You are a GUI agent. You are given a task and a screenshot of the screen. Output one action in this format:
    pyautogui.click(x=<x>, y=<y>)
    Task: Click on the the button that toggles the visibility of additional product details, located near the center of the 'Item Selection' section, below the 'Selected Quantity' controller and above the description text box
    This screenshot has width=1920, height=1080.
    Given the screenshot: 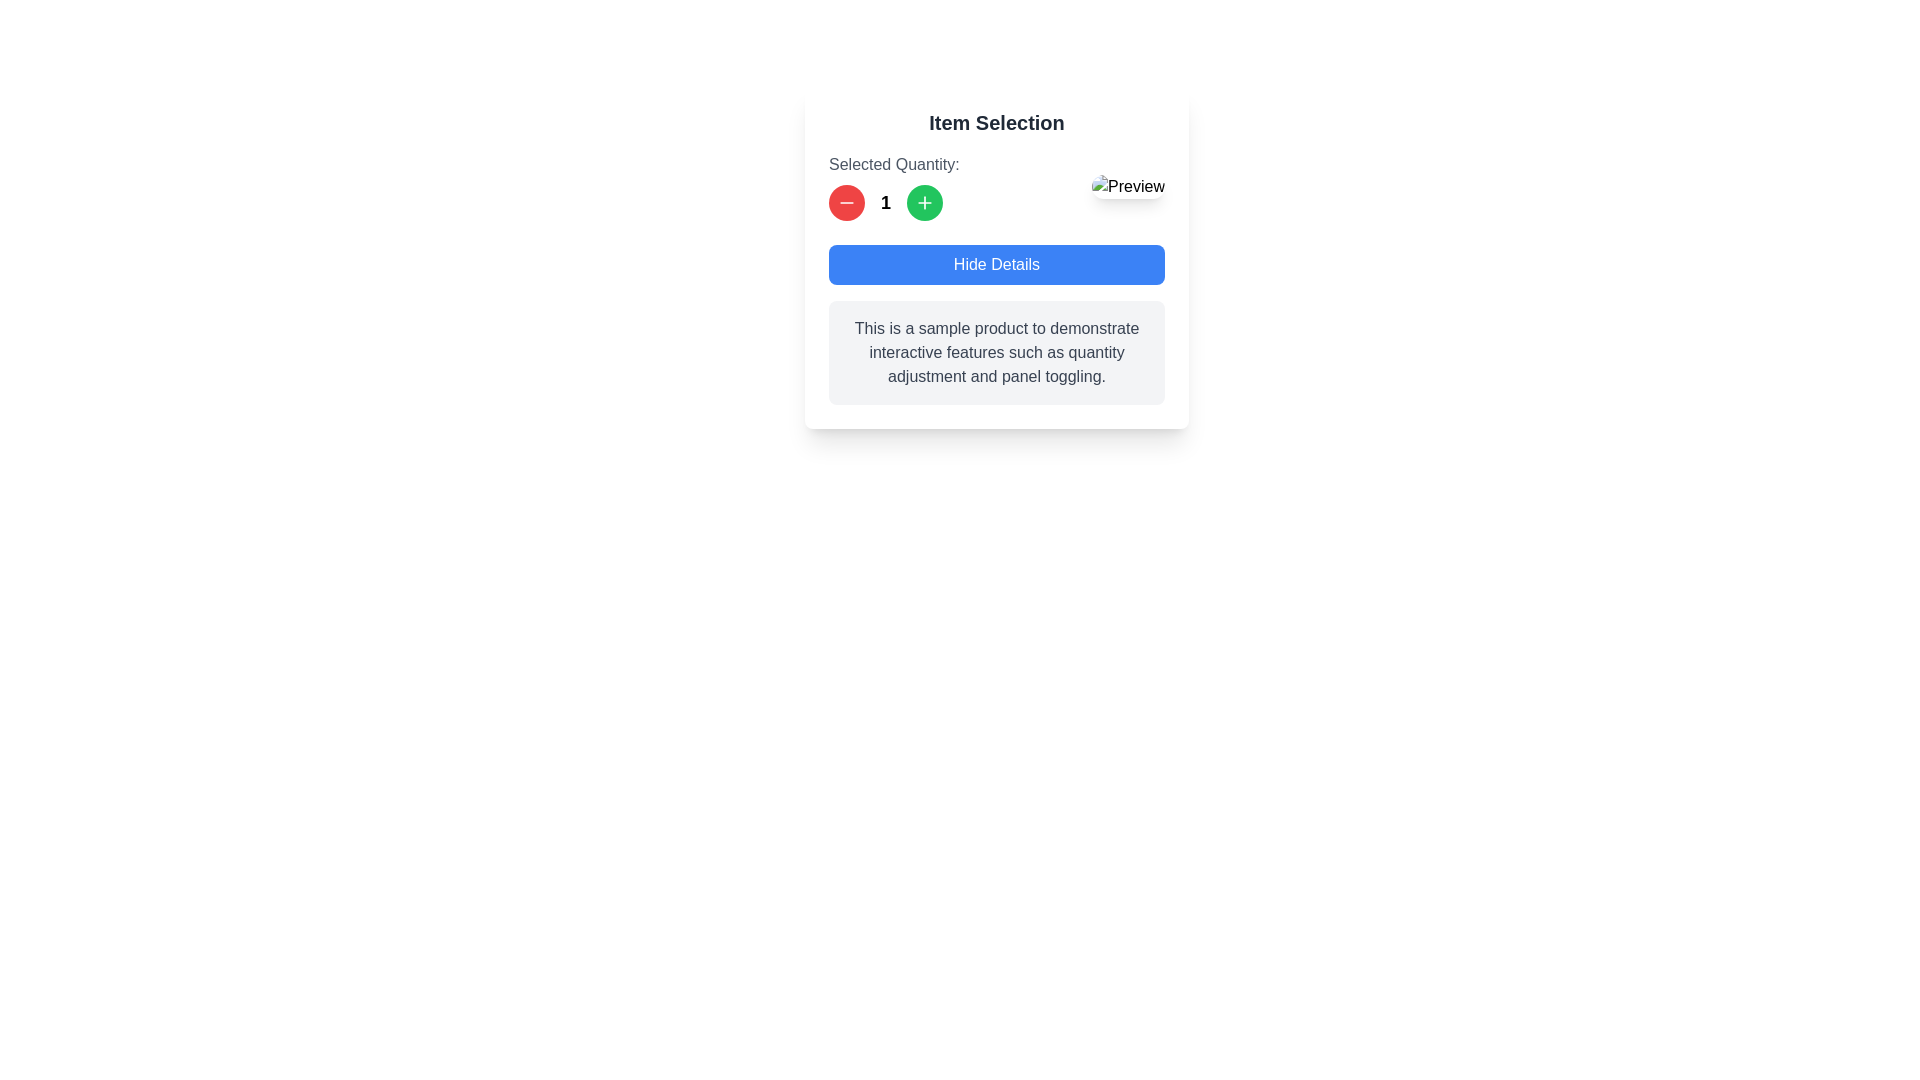 What is the action you would take?
    pyautogui.click(x=997, y=256)
    